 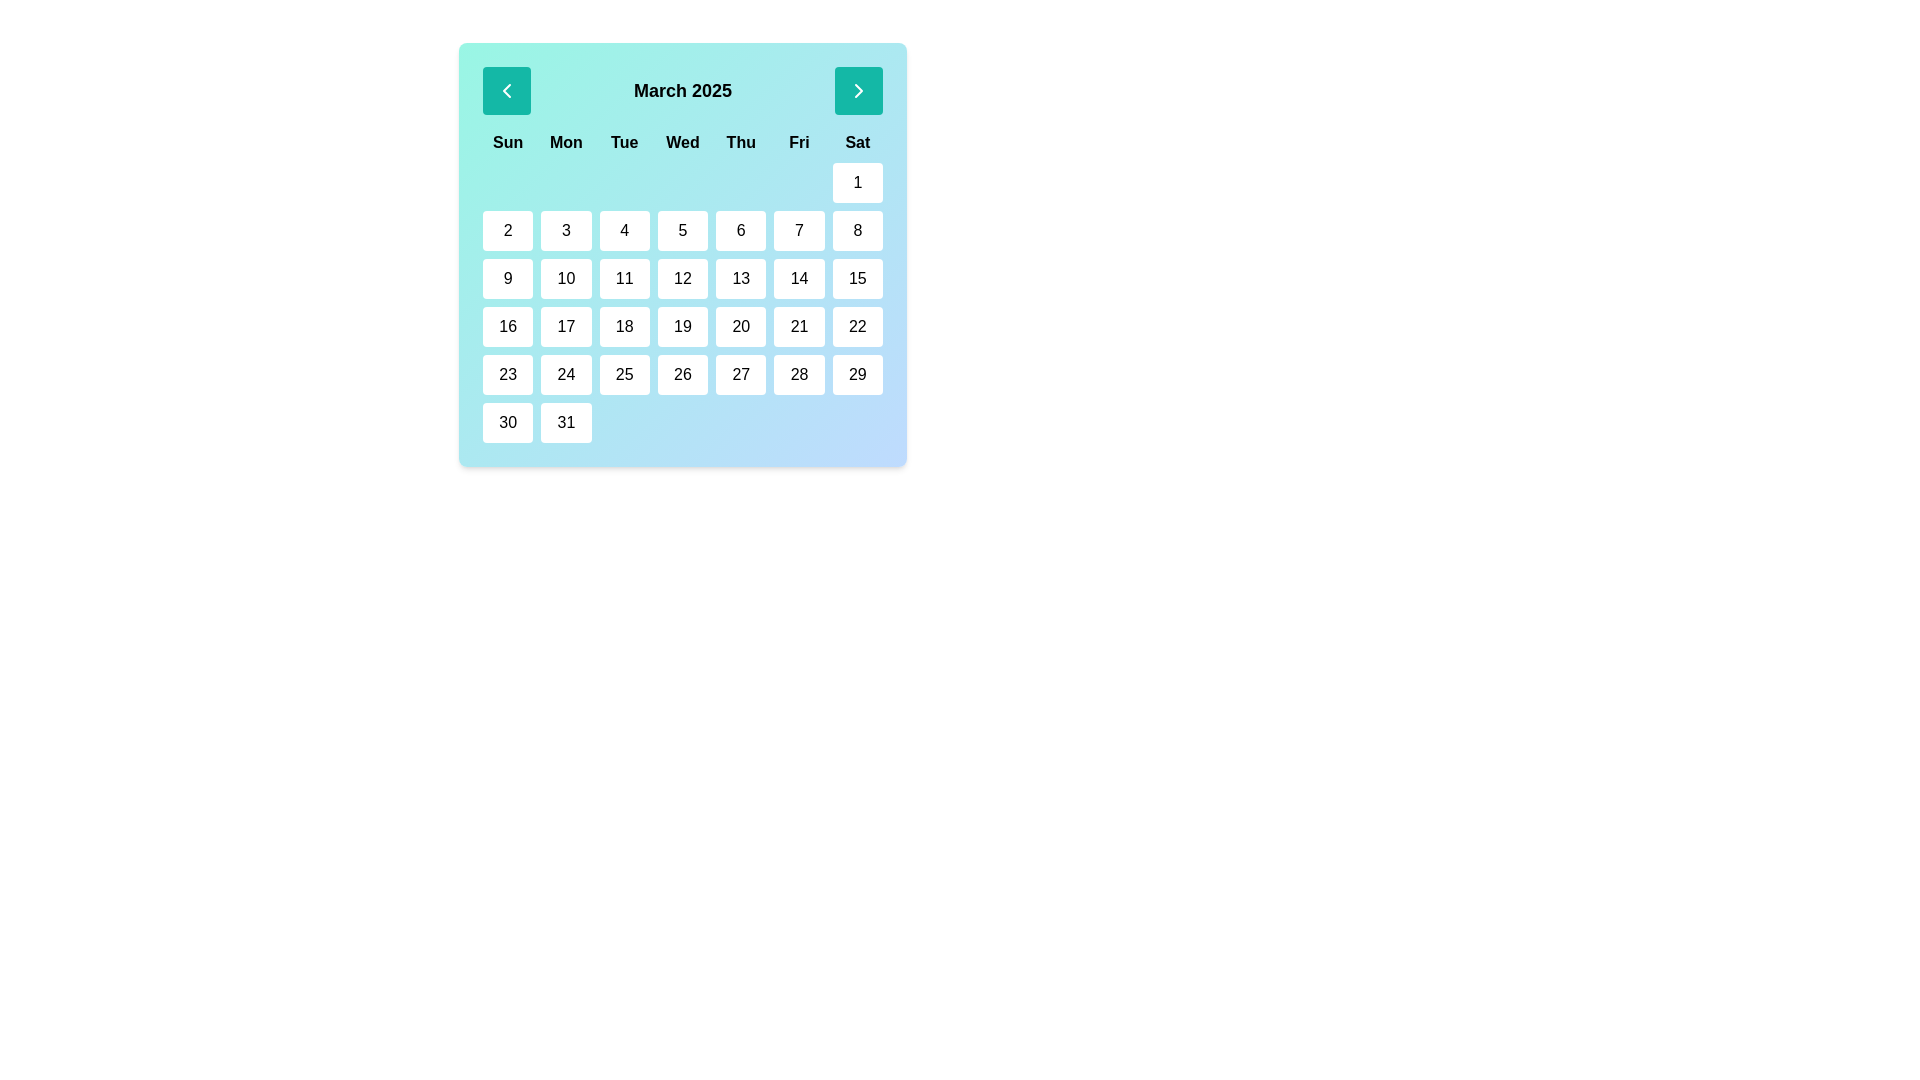 What do you see at coordinates (798, 141) in the screenshot?
I see `the bold text label displaying 'Fri' in the header section of the calendar grid layout, which is the sixth column representing the days of the week` at bounding box center [798, 141].